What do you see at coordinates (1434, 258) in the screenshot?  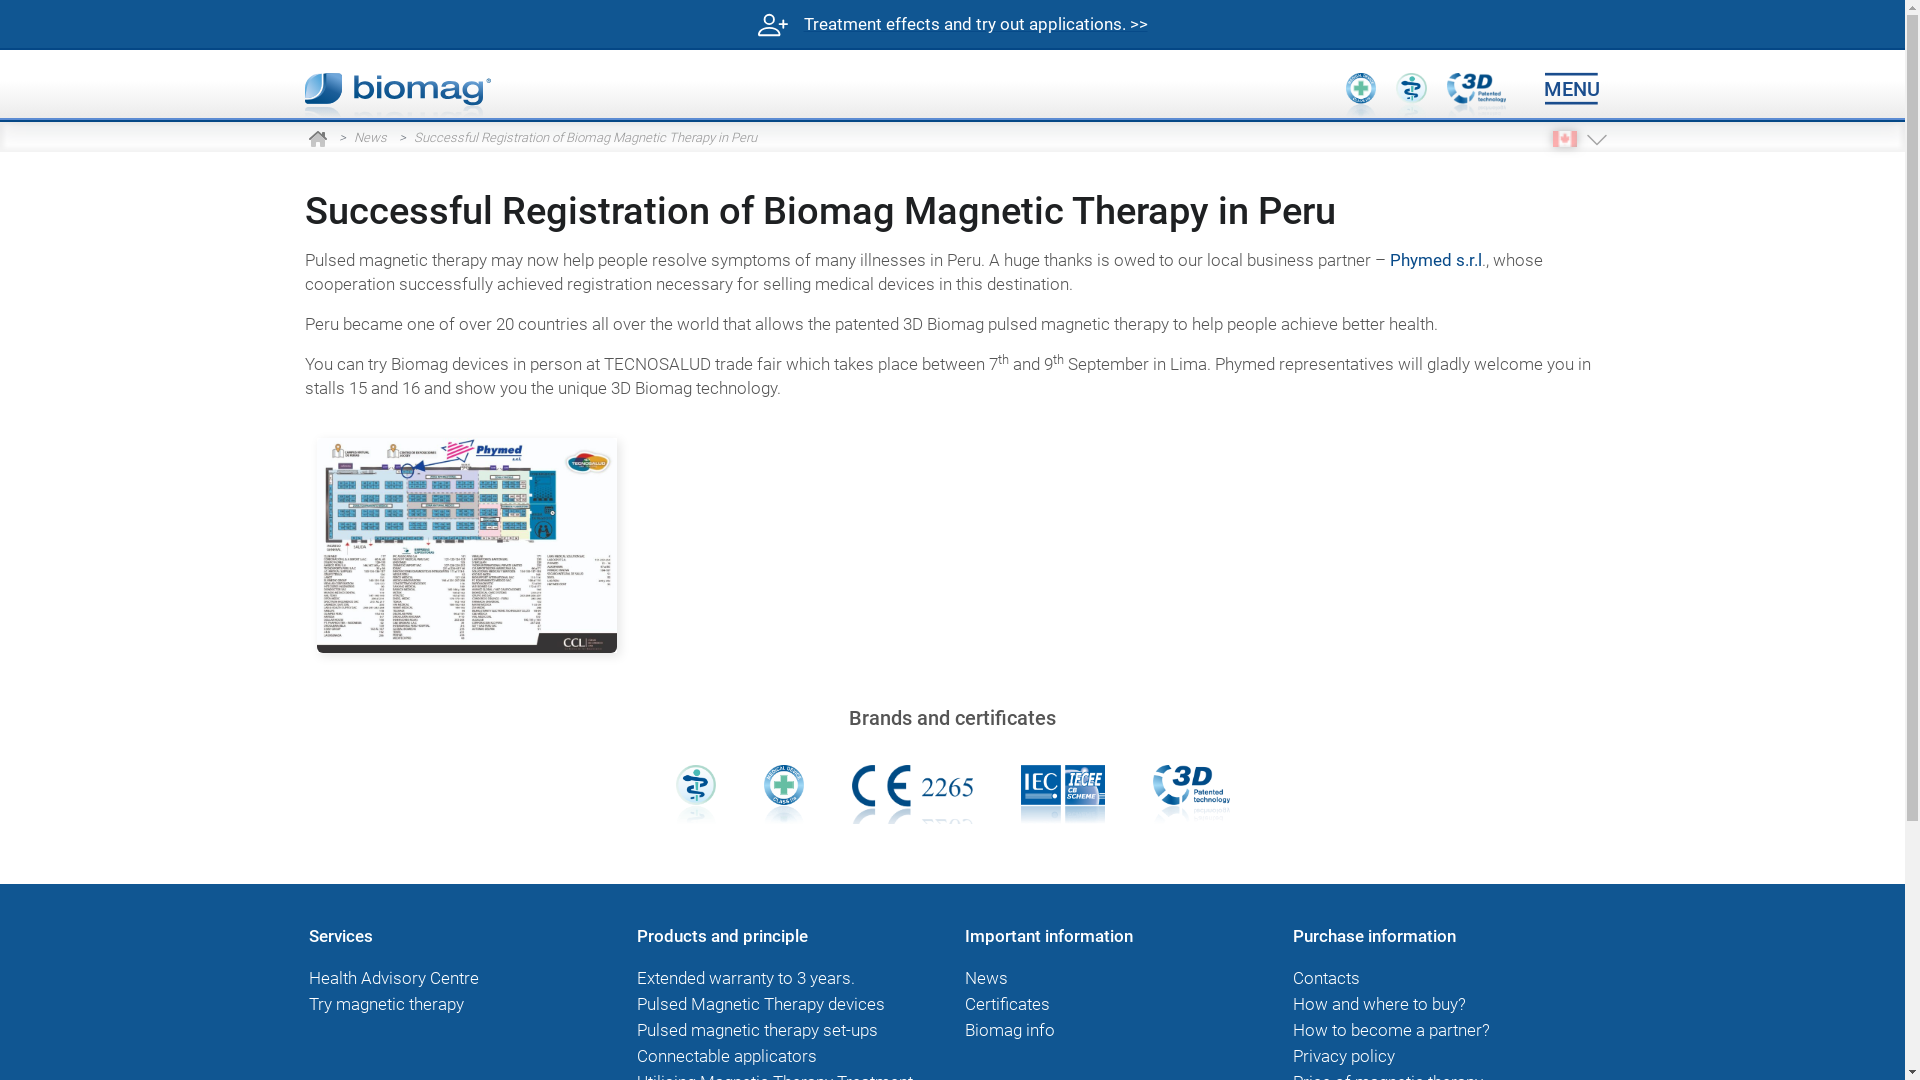 I see `'Phymed s.r.l'` at bounding box center [1434, 258].